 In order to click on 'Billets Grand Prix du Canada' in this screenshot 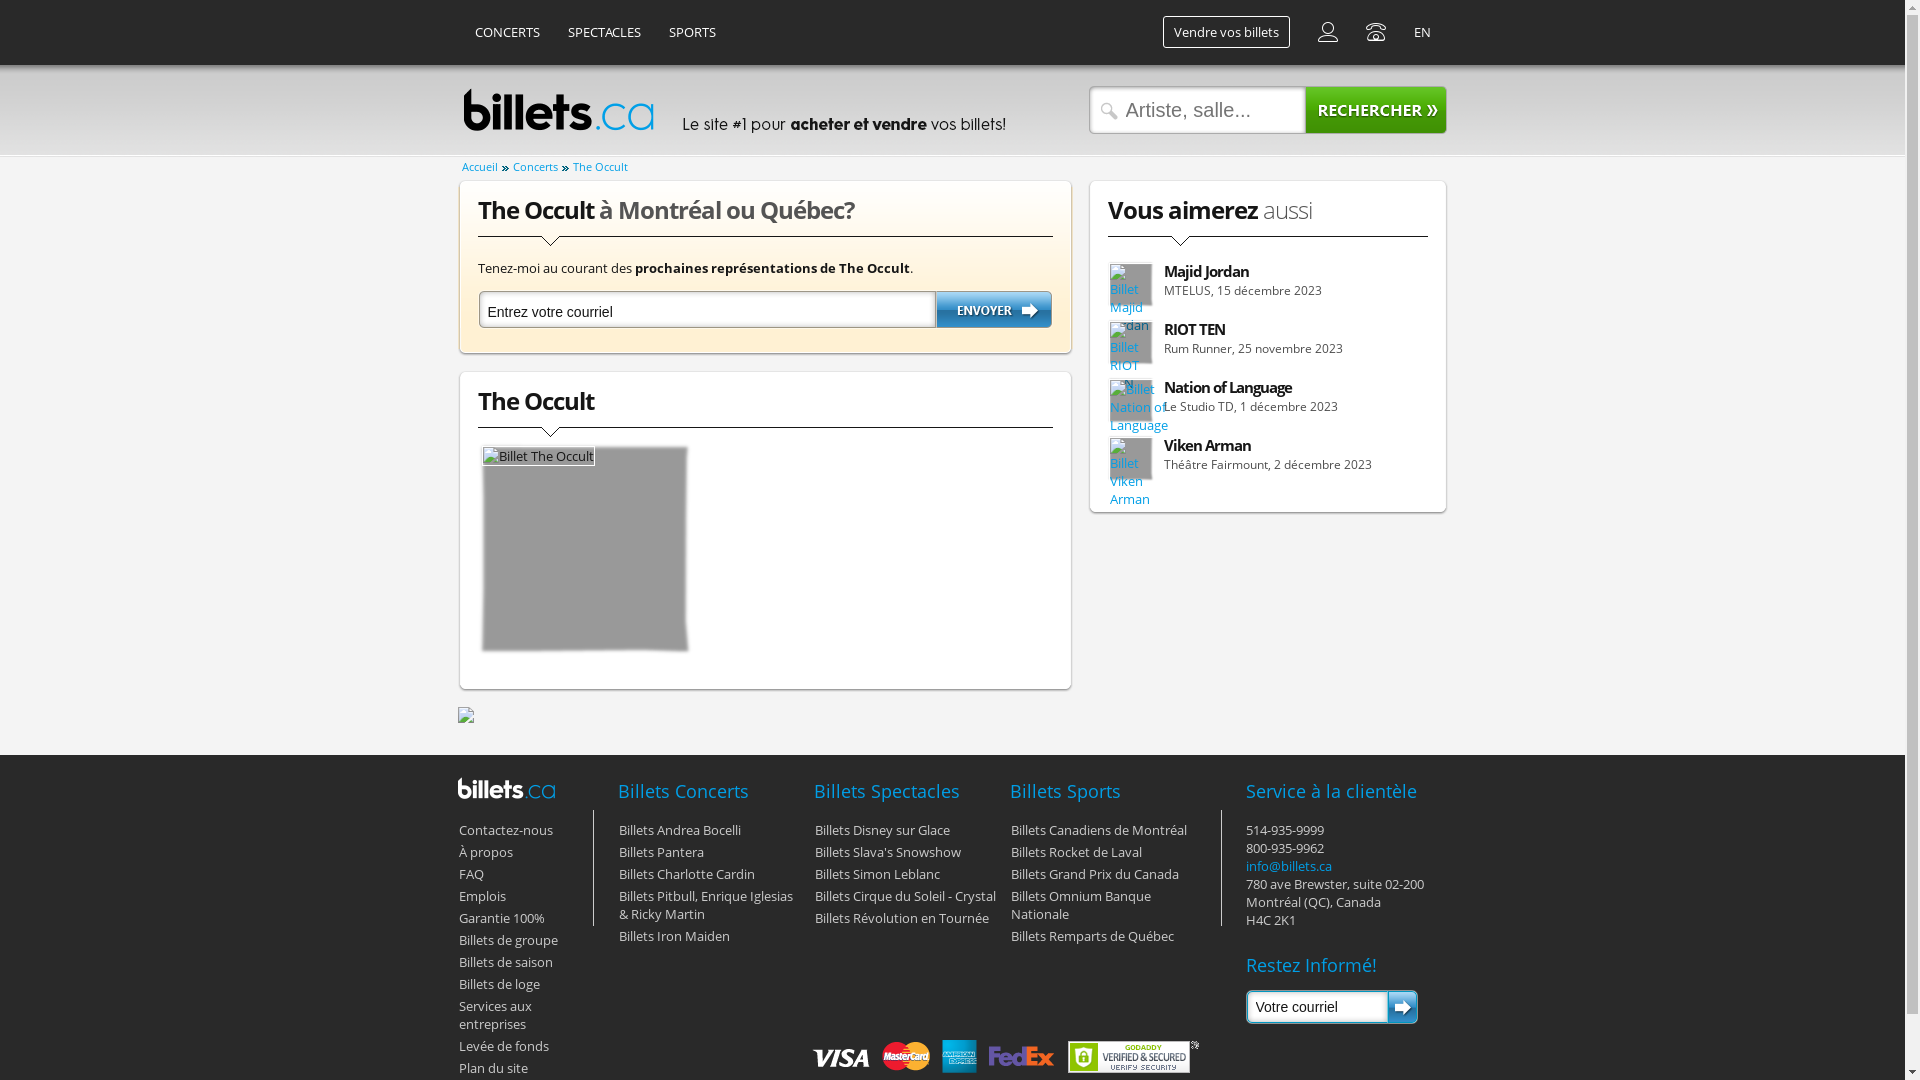, I will do `click(1093, 873)`.